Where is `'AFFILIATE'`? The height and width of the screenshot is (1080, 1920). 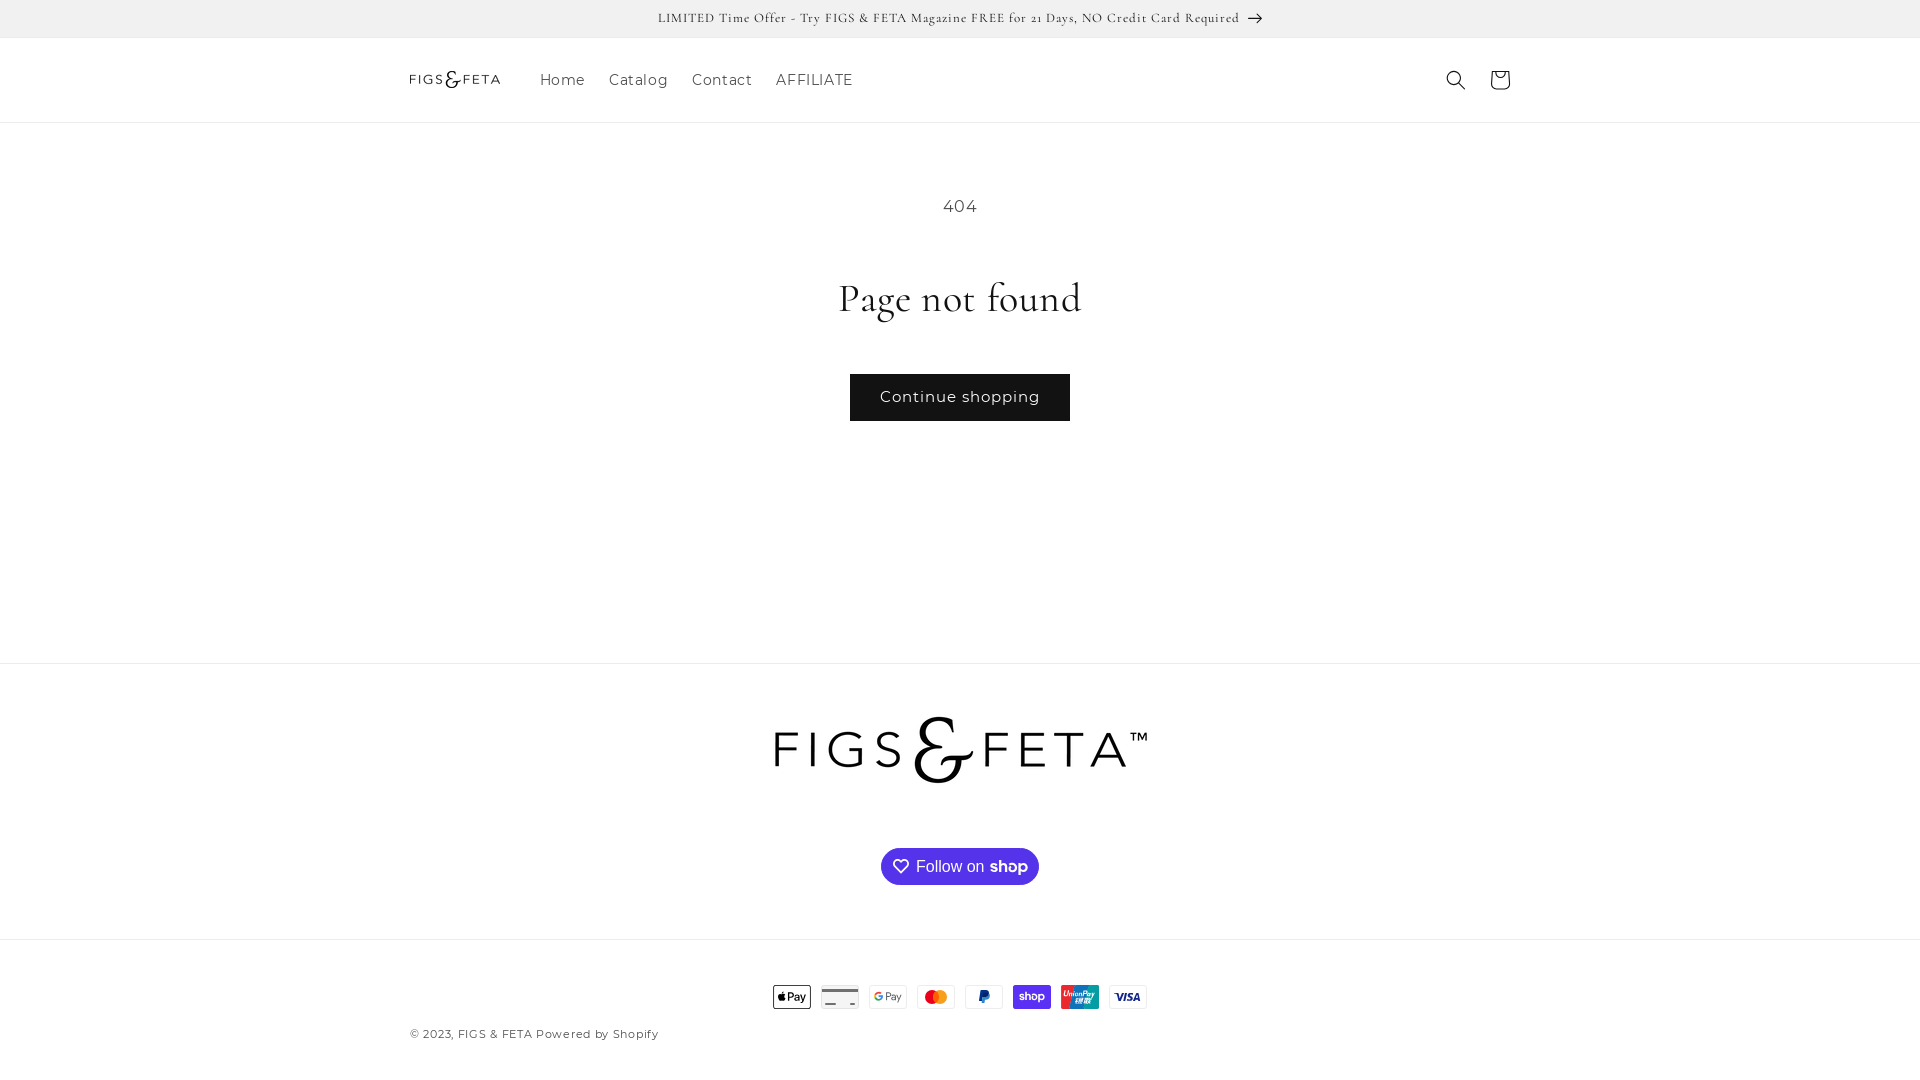
'AFFILIATE' is located at coordinates (814, 79).